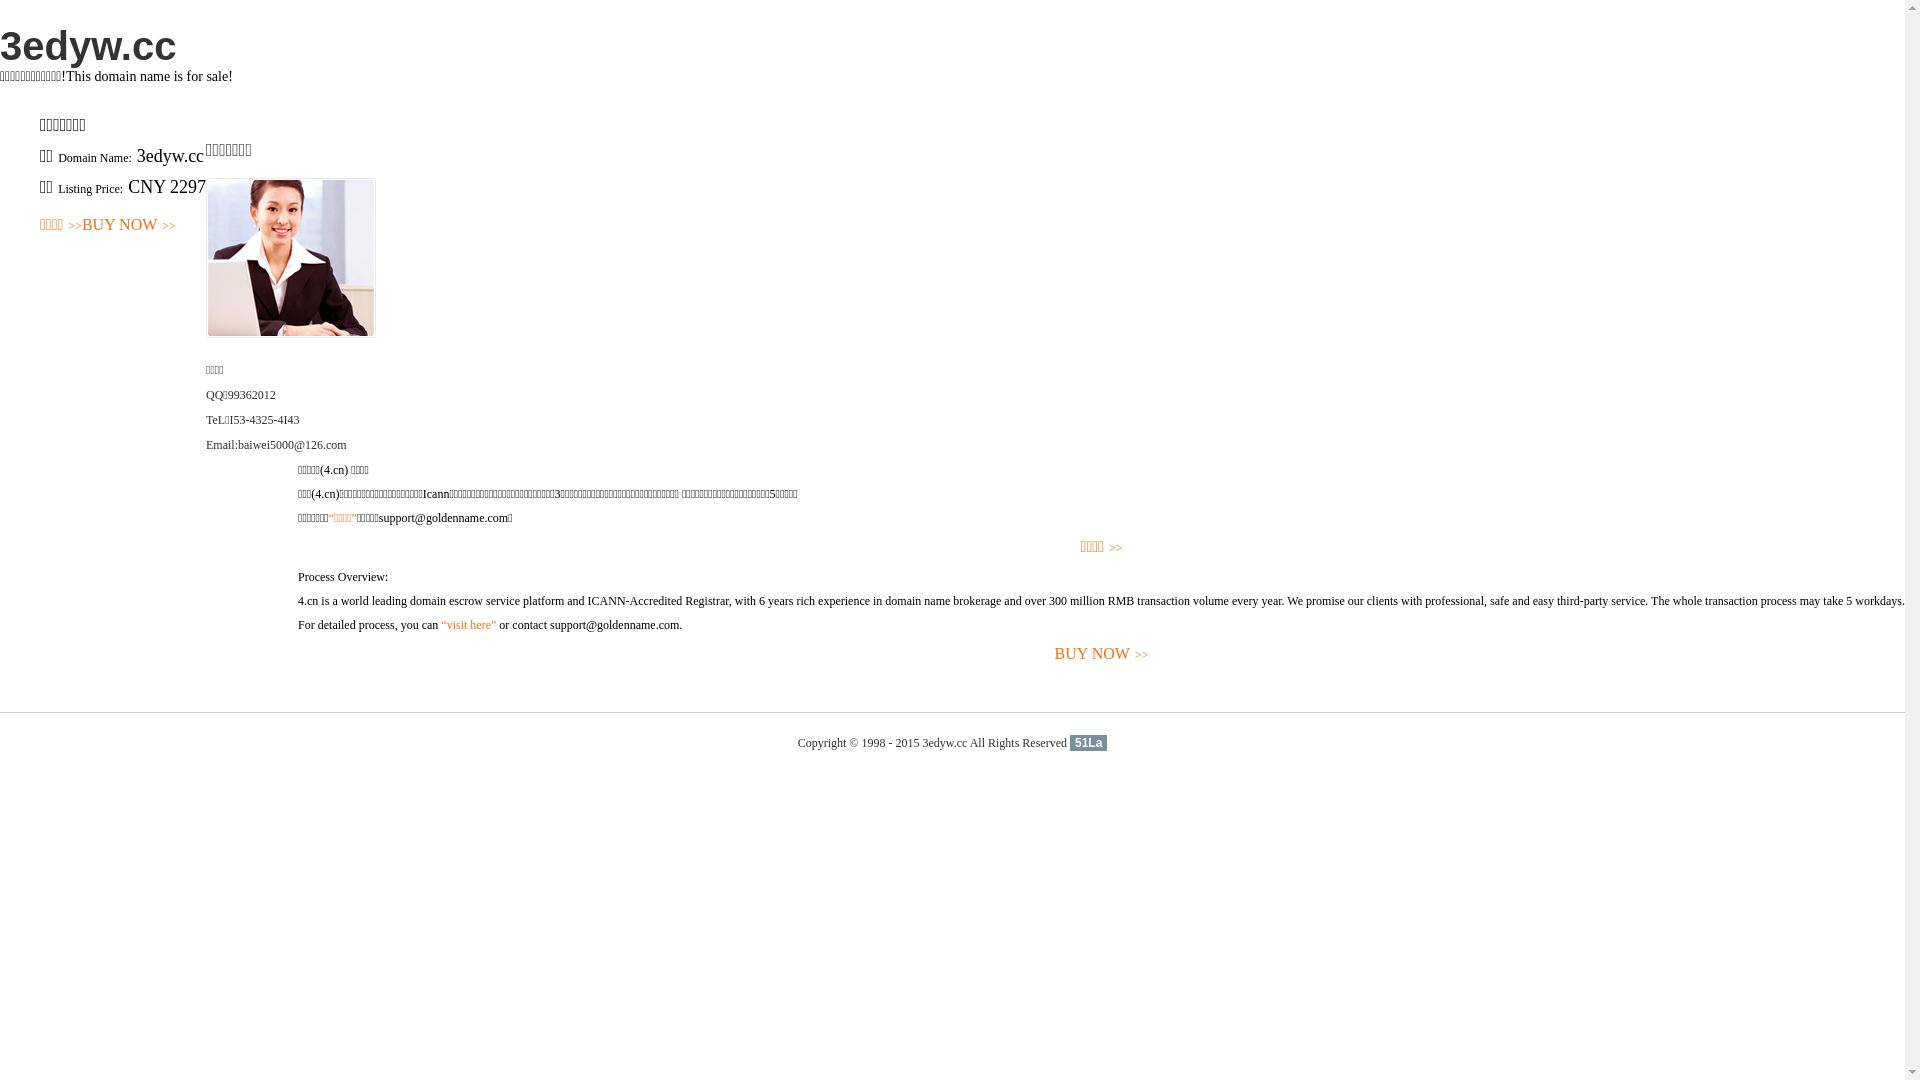 The width and height of the screenshot is (1920, 1080). Describe the element at coordinates (128, 225) in the screenshot. I see `'BUY NOW>>'` at that location.